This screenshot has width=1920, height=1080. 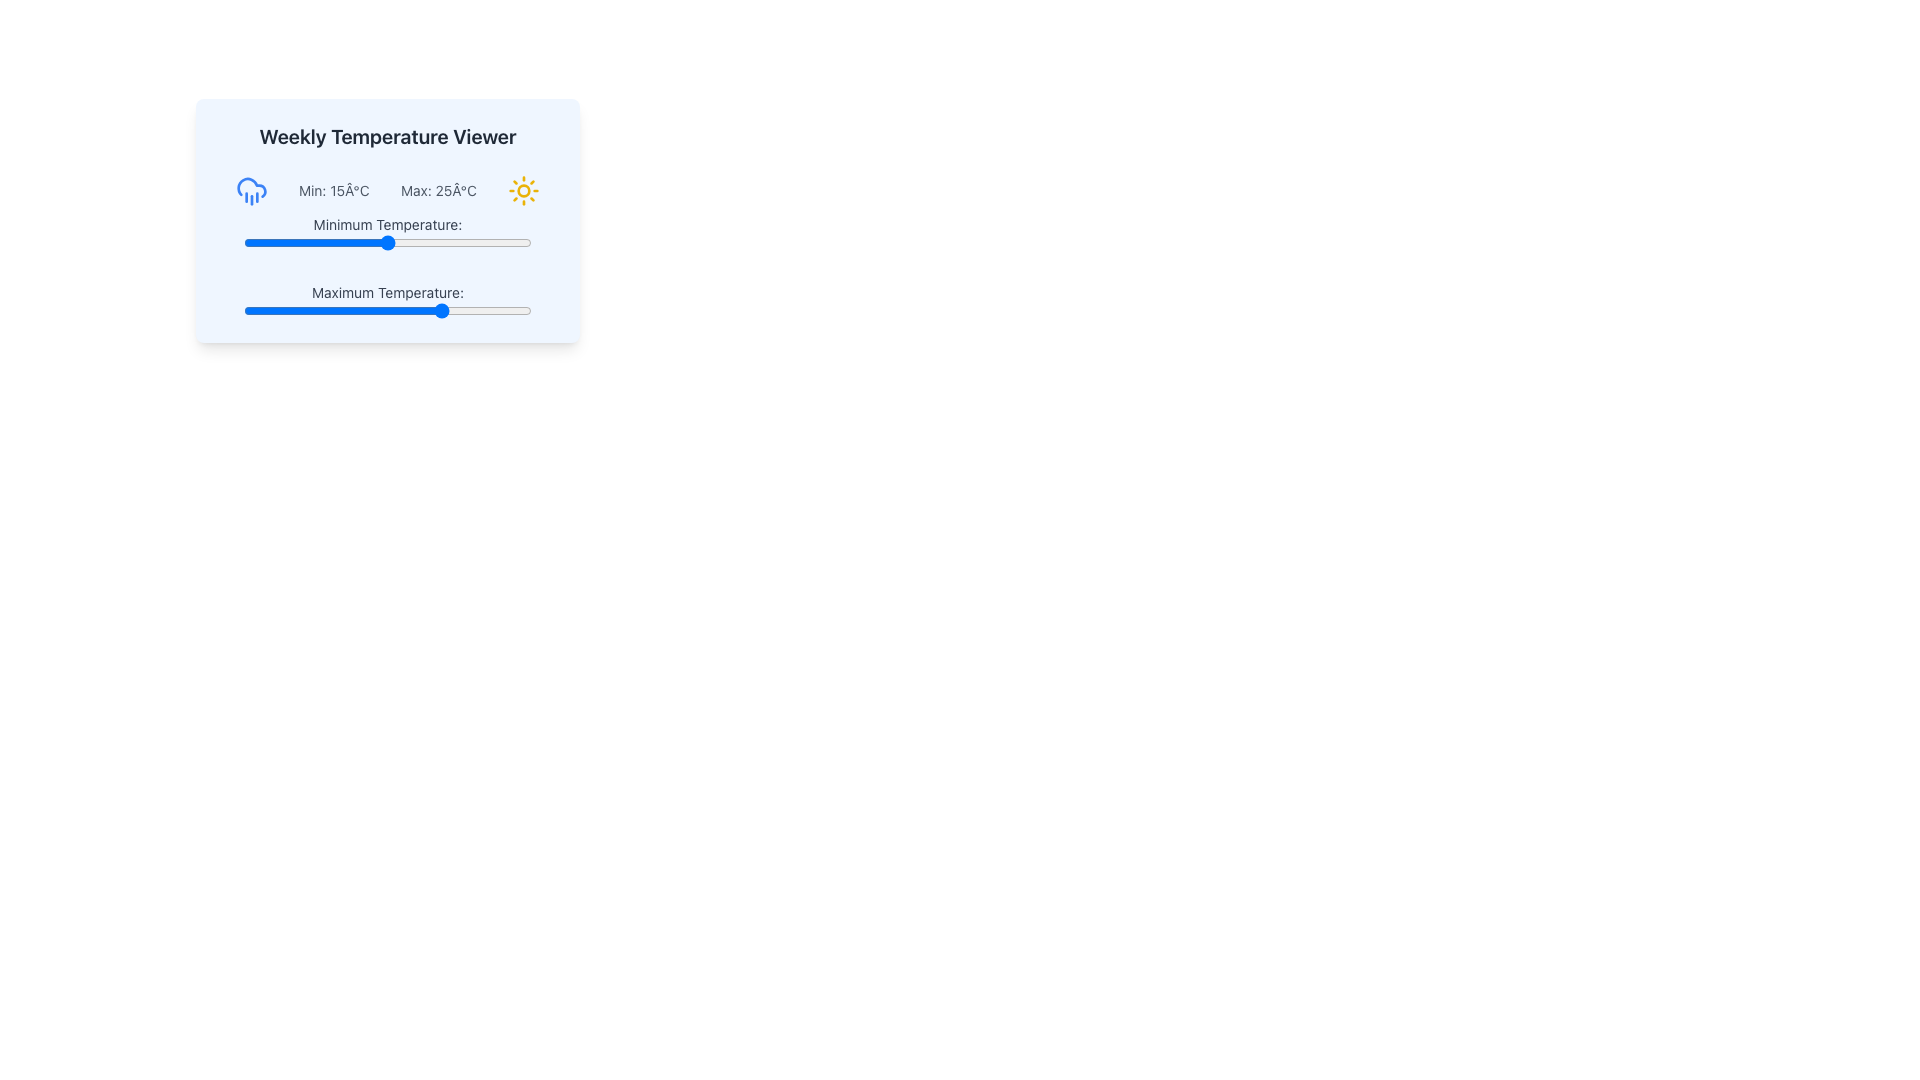 What do you see at coordinates (353, 311) in the screenshot?
I see `the maximum temperature` at bounding box center [353, 311].